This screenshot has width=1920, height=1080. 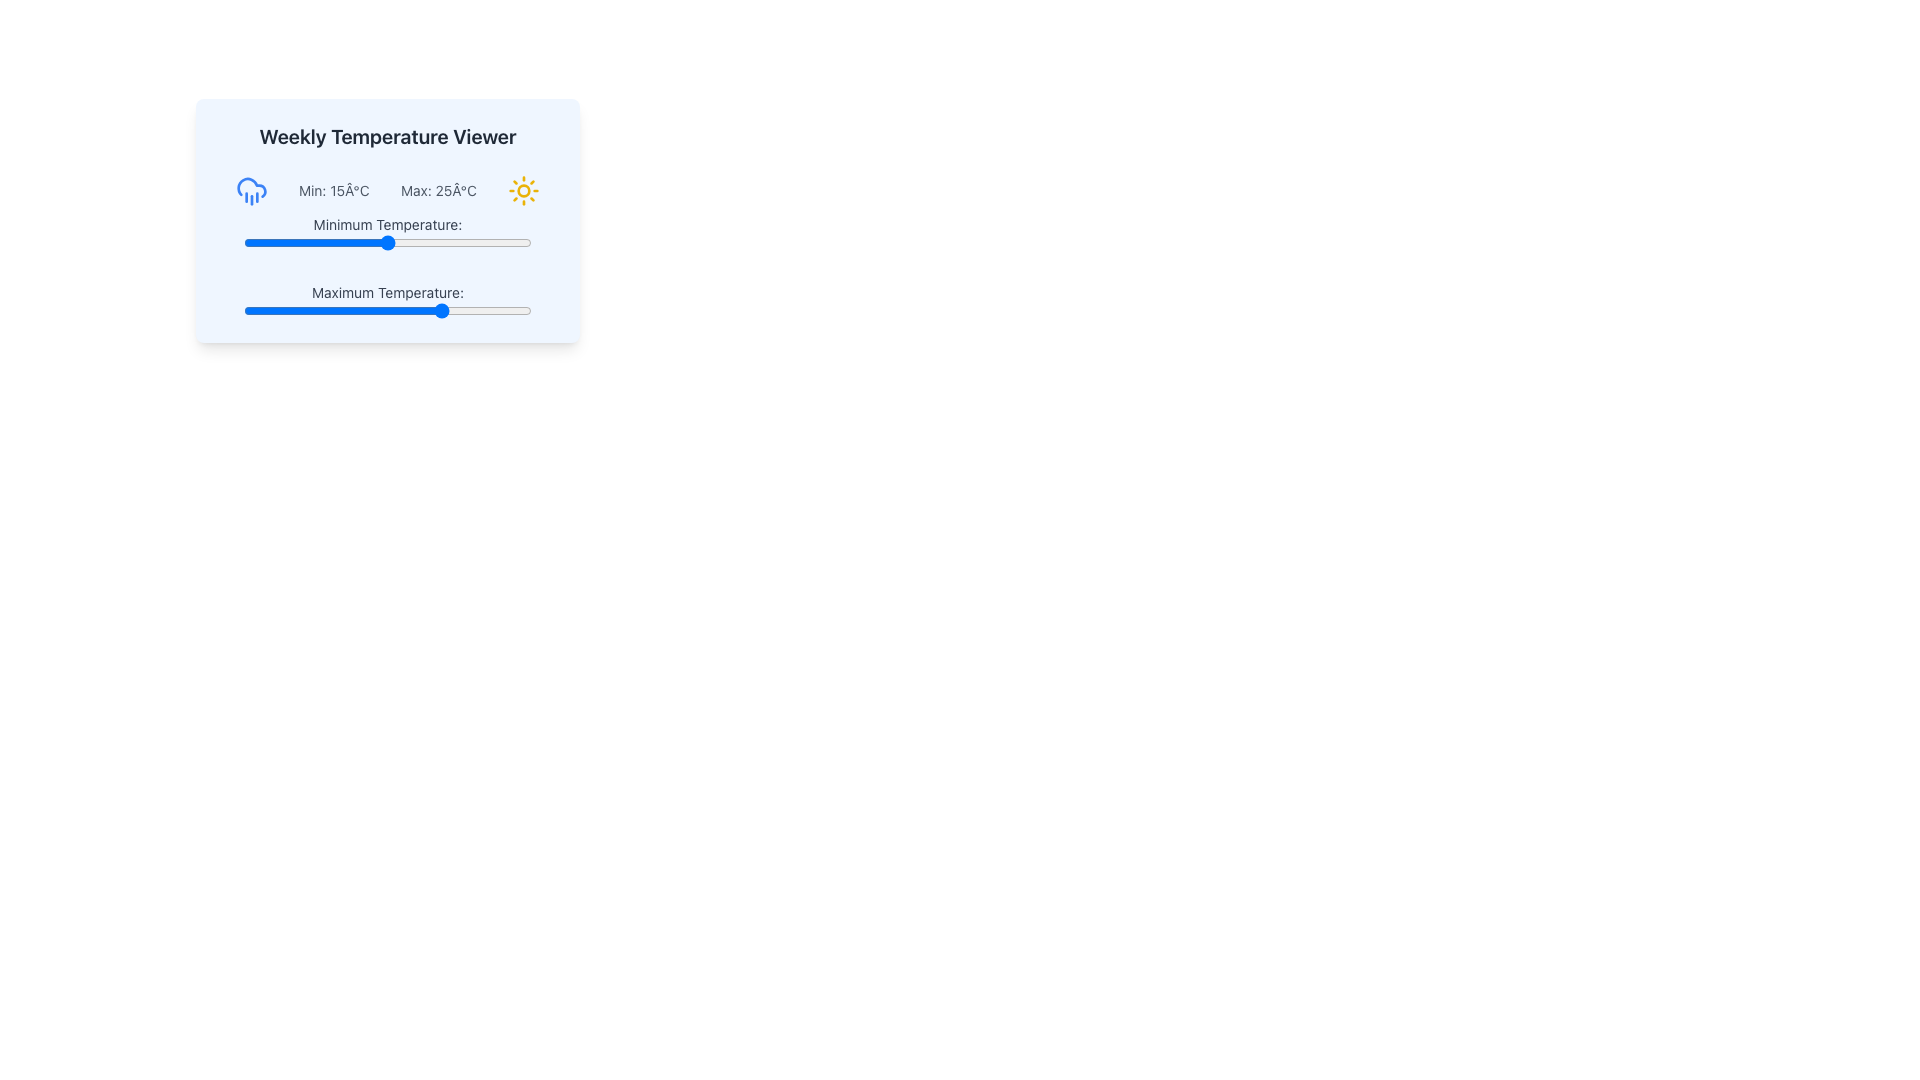 What do you see at coordinates (353, 311) in the screenshot?
I see `the maximum temperature` at bounding box center [353, 311].